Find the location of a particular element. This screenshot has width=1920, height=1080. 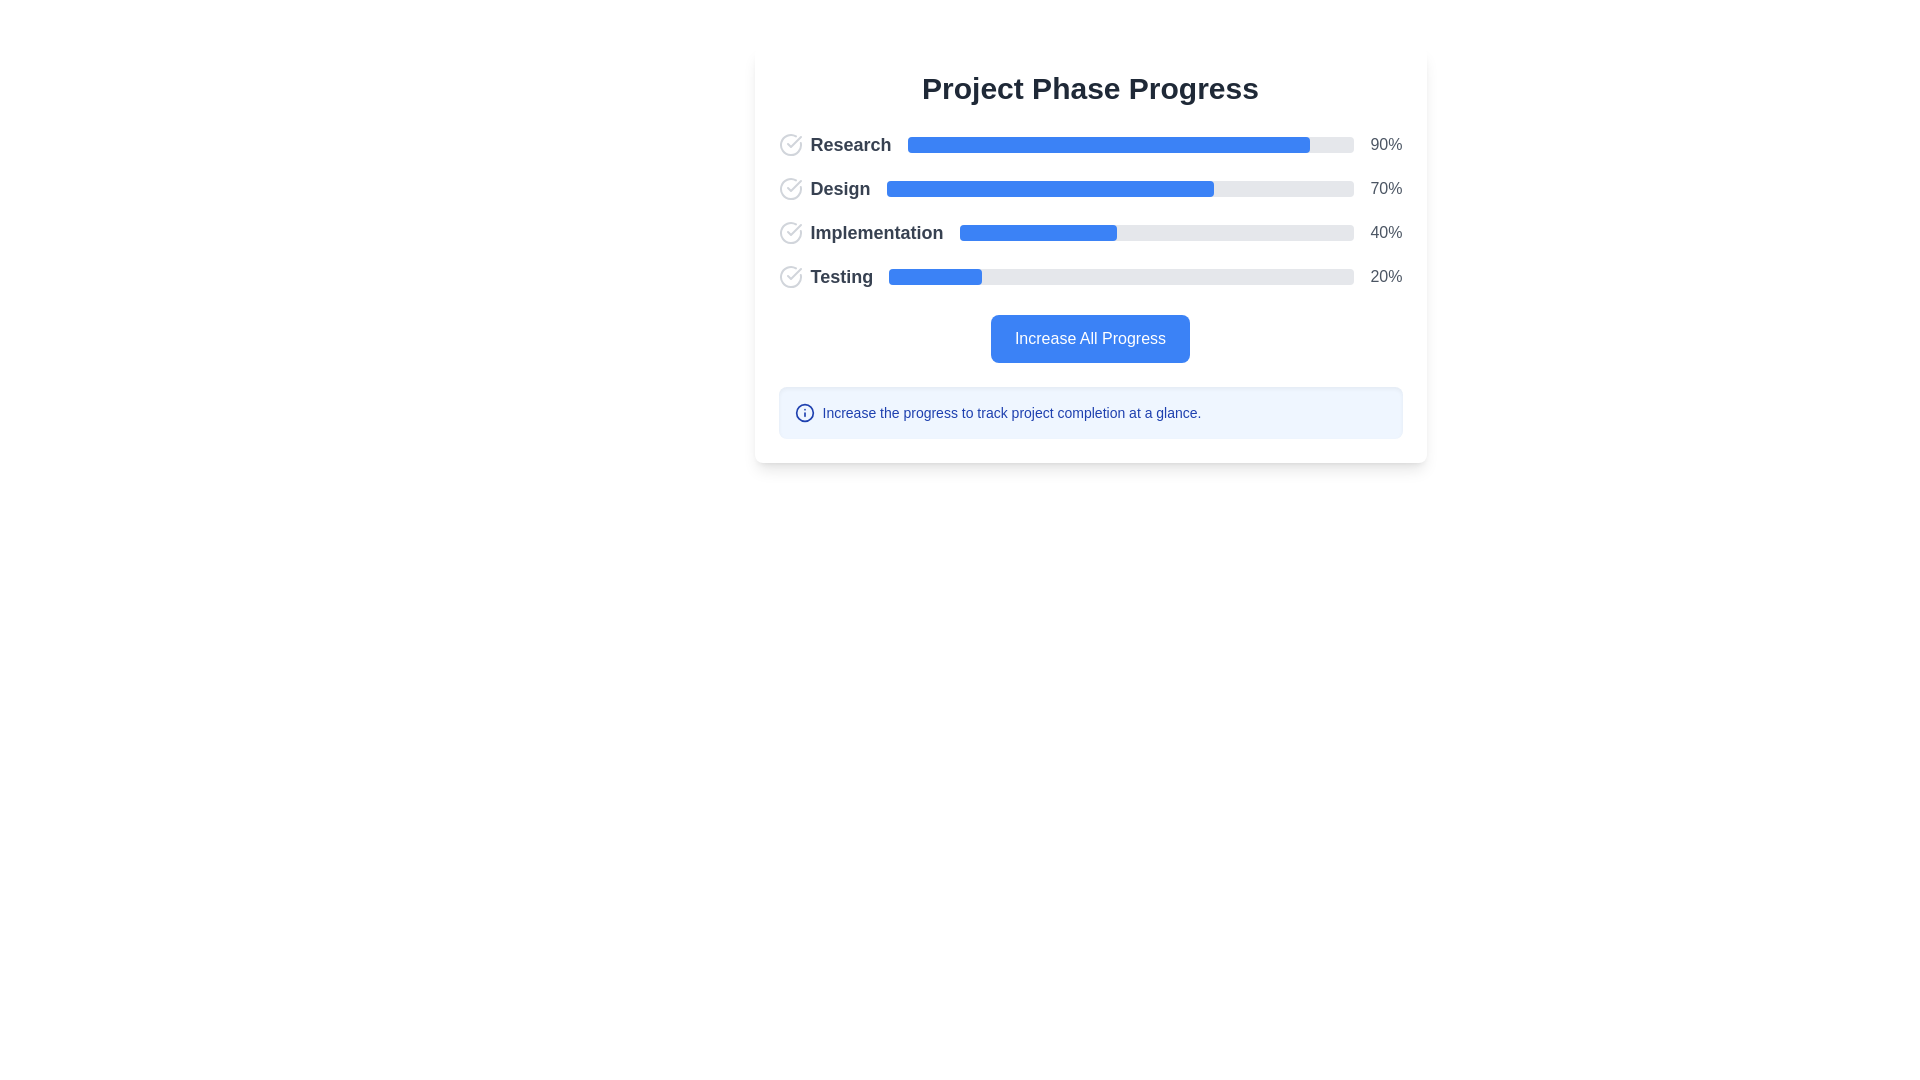

the 'Design' text label, which is styled in bold gray font and positioned as the second item under 'Project Phase Progress' is located at coordinates (840, 189).